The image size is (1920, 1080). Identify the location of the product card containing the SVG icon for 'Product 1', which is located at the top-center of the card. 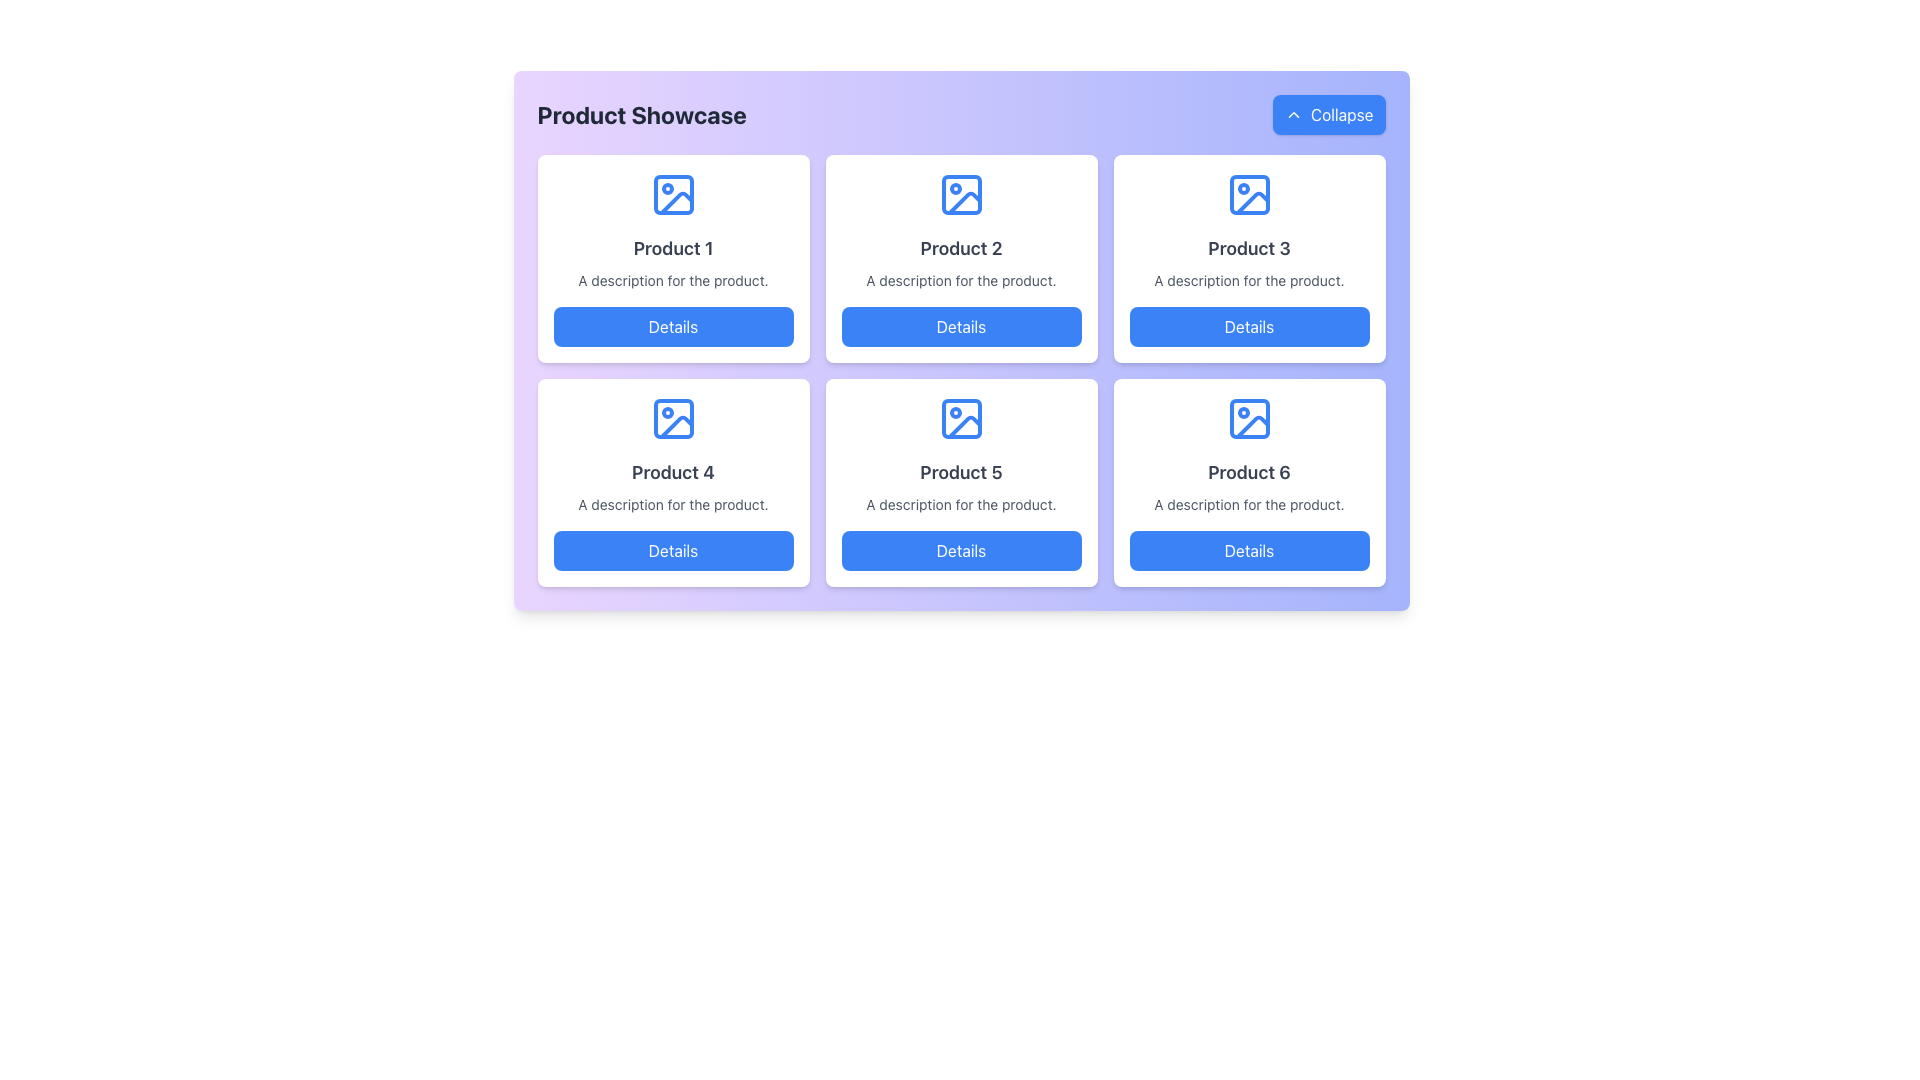
(673, 195).